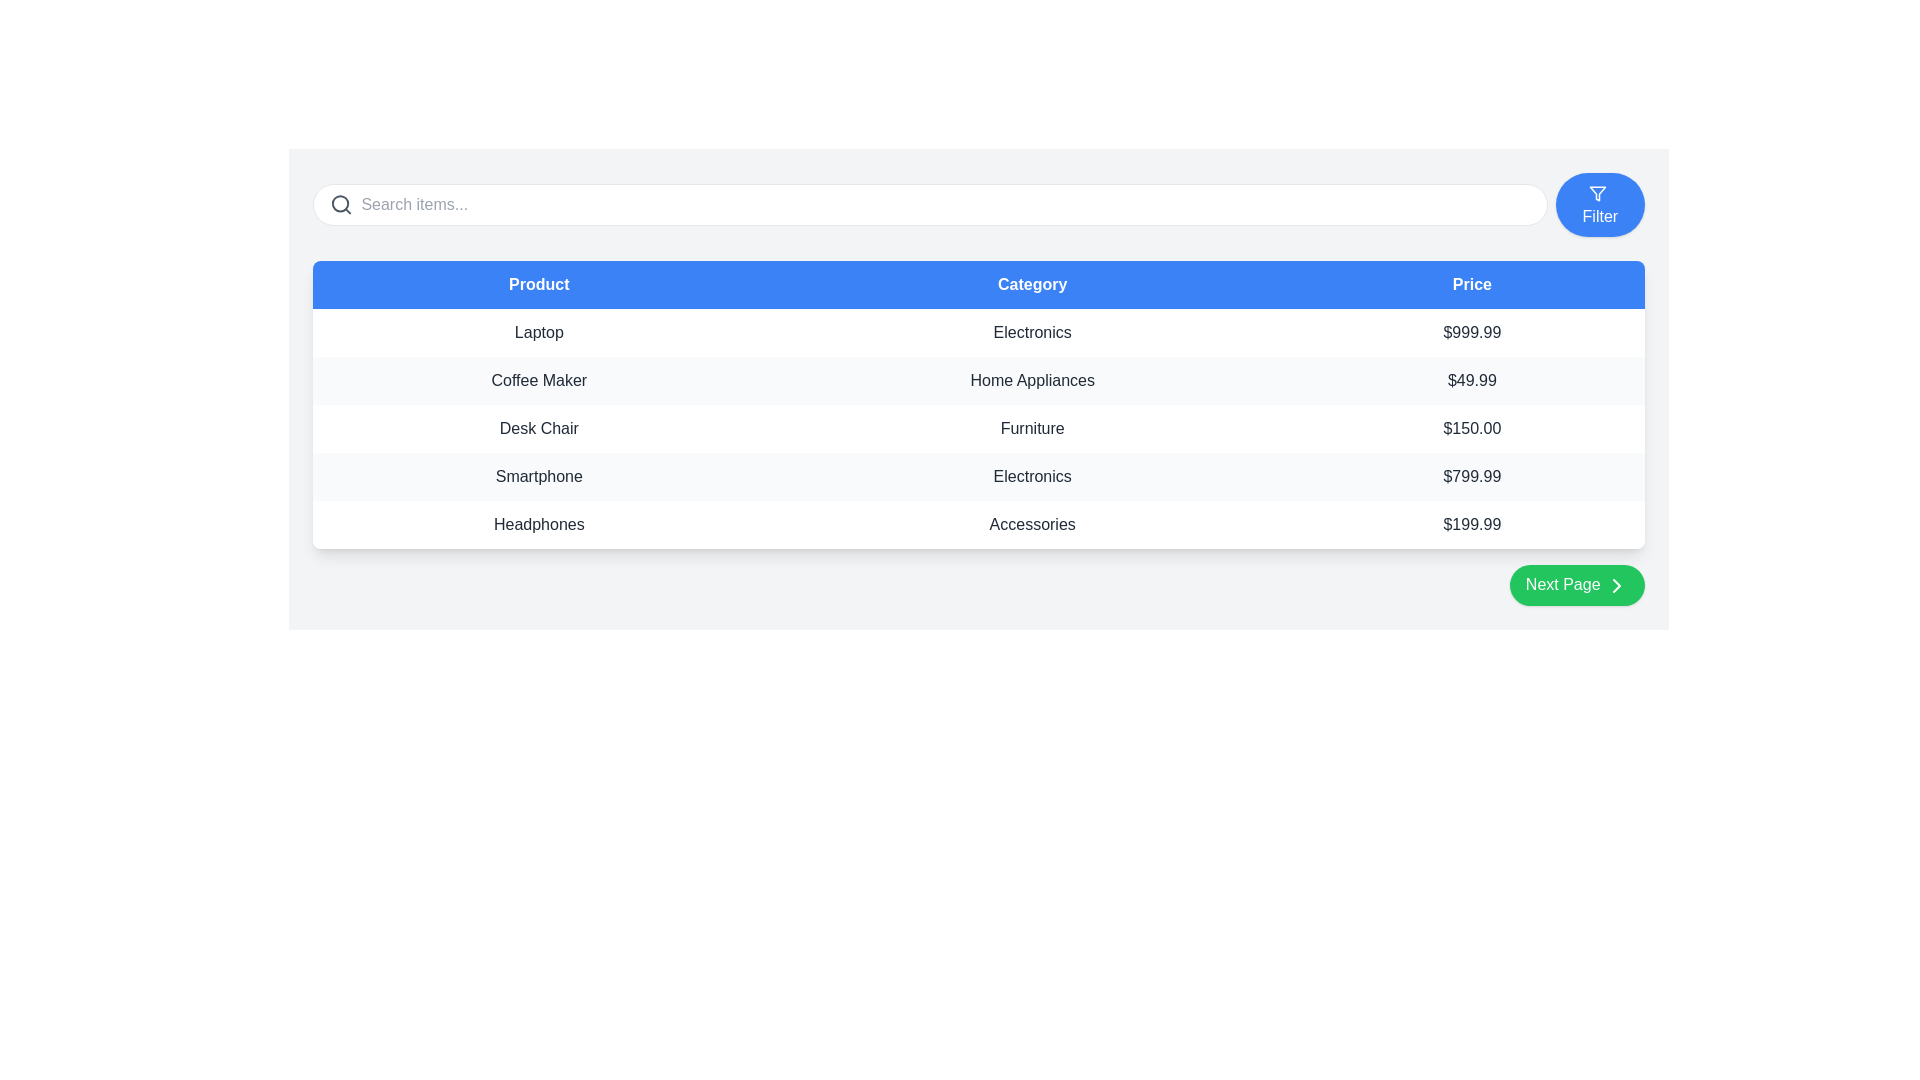 The height and width of the screenshot is (1080, 1920). What do you see at coordinates (979, 523) in the screenshot?
I see `the fifth row in the product table that displays the product details including its name, category, and price` at bounding box center [979, 523].